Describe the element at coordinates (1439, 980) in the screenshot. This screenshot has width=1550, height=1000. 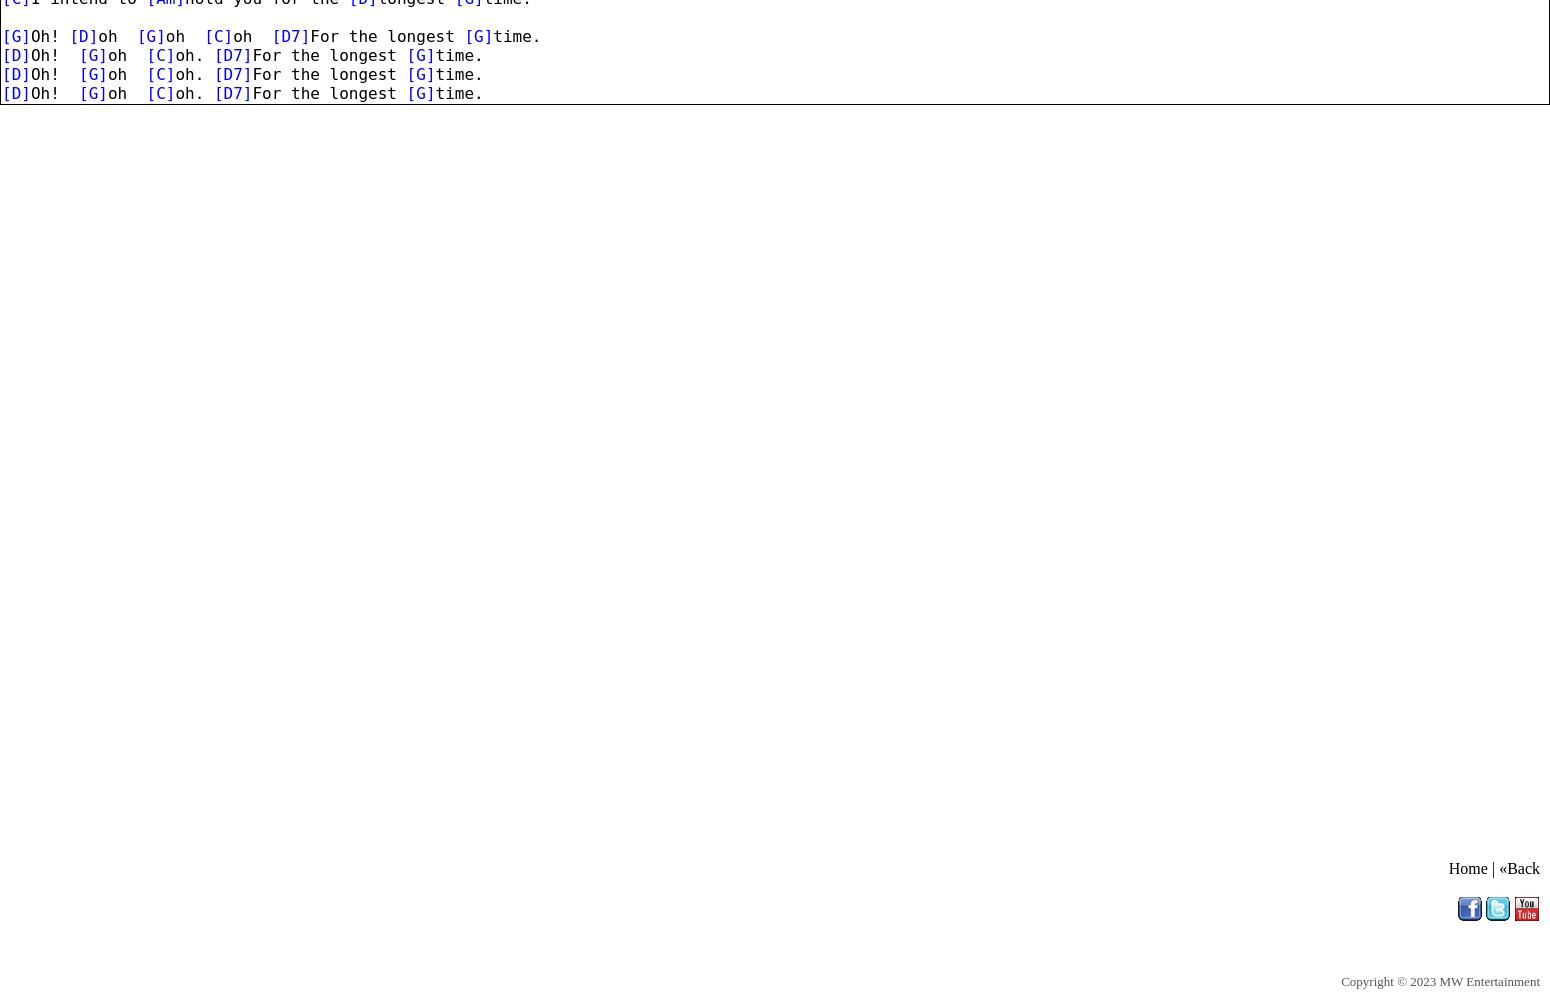
I see `'Copyright © 2023 MW Entertainment'` at that location.